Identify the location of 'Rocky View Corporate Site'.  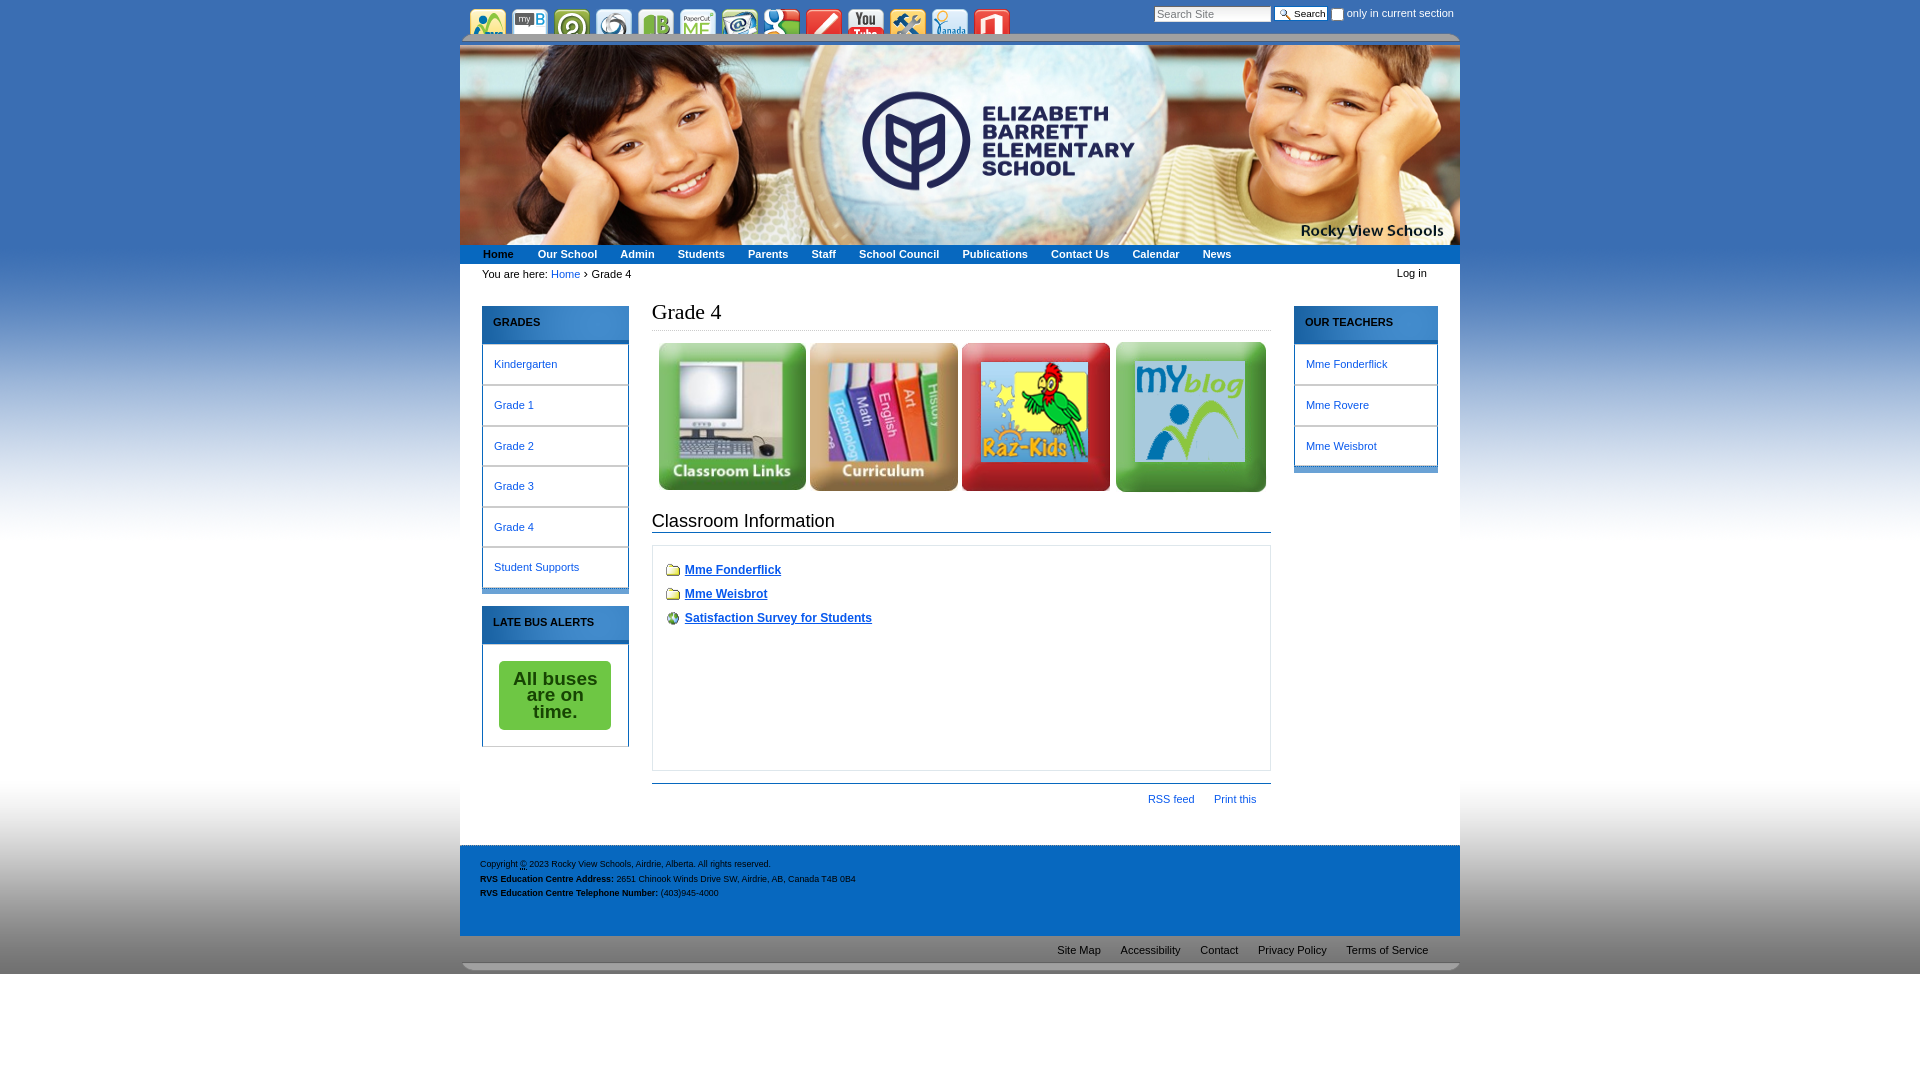
(488, 26).